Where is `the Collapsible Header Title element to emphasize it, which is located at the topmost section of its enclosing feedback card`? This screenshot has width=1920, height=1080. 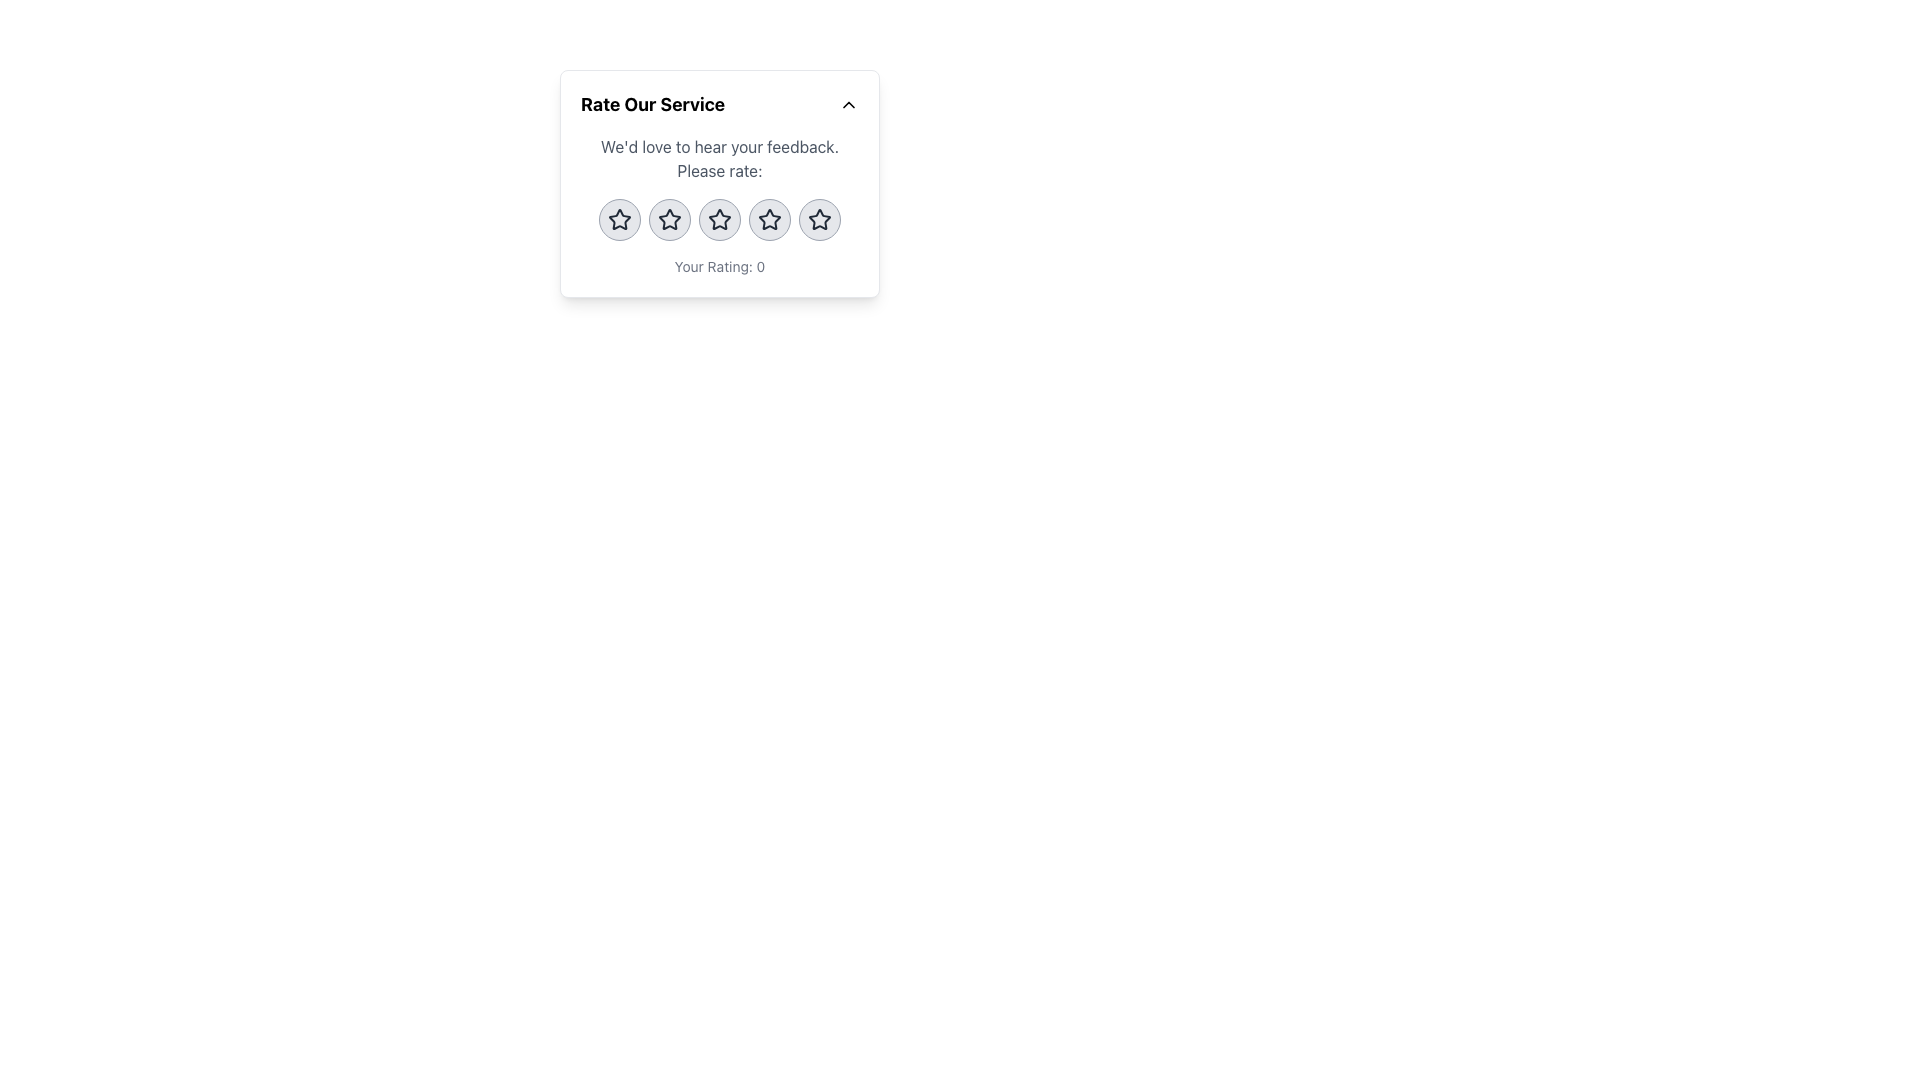 the Collapsible Header Title element to emphasize it, which is located at the topmost section of its enclosing feedback card is located at coordinates (720, 104).